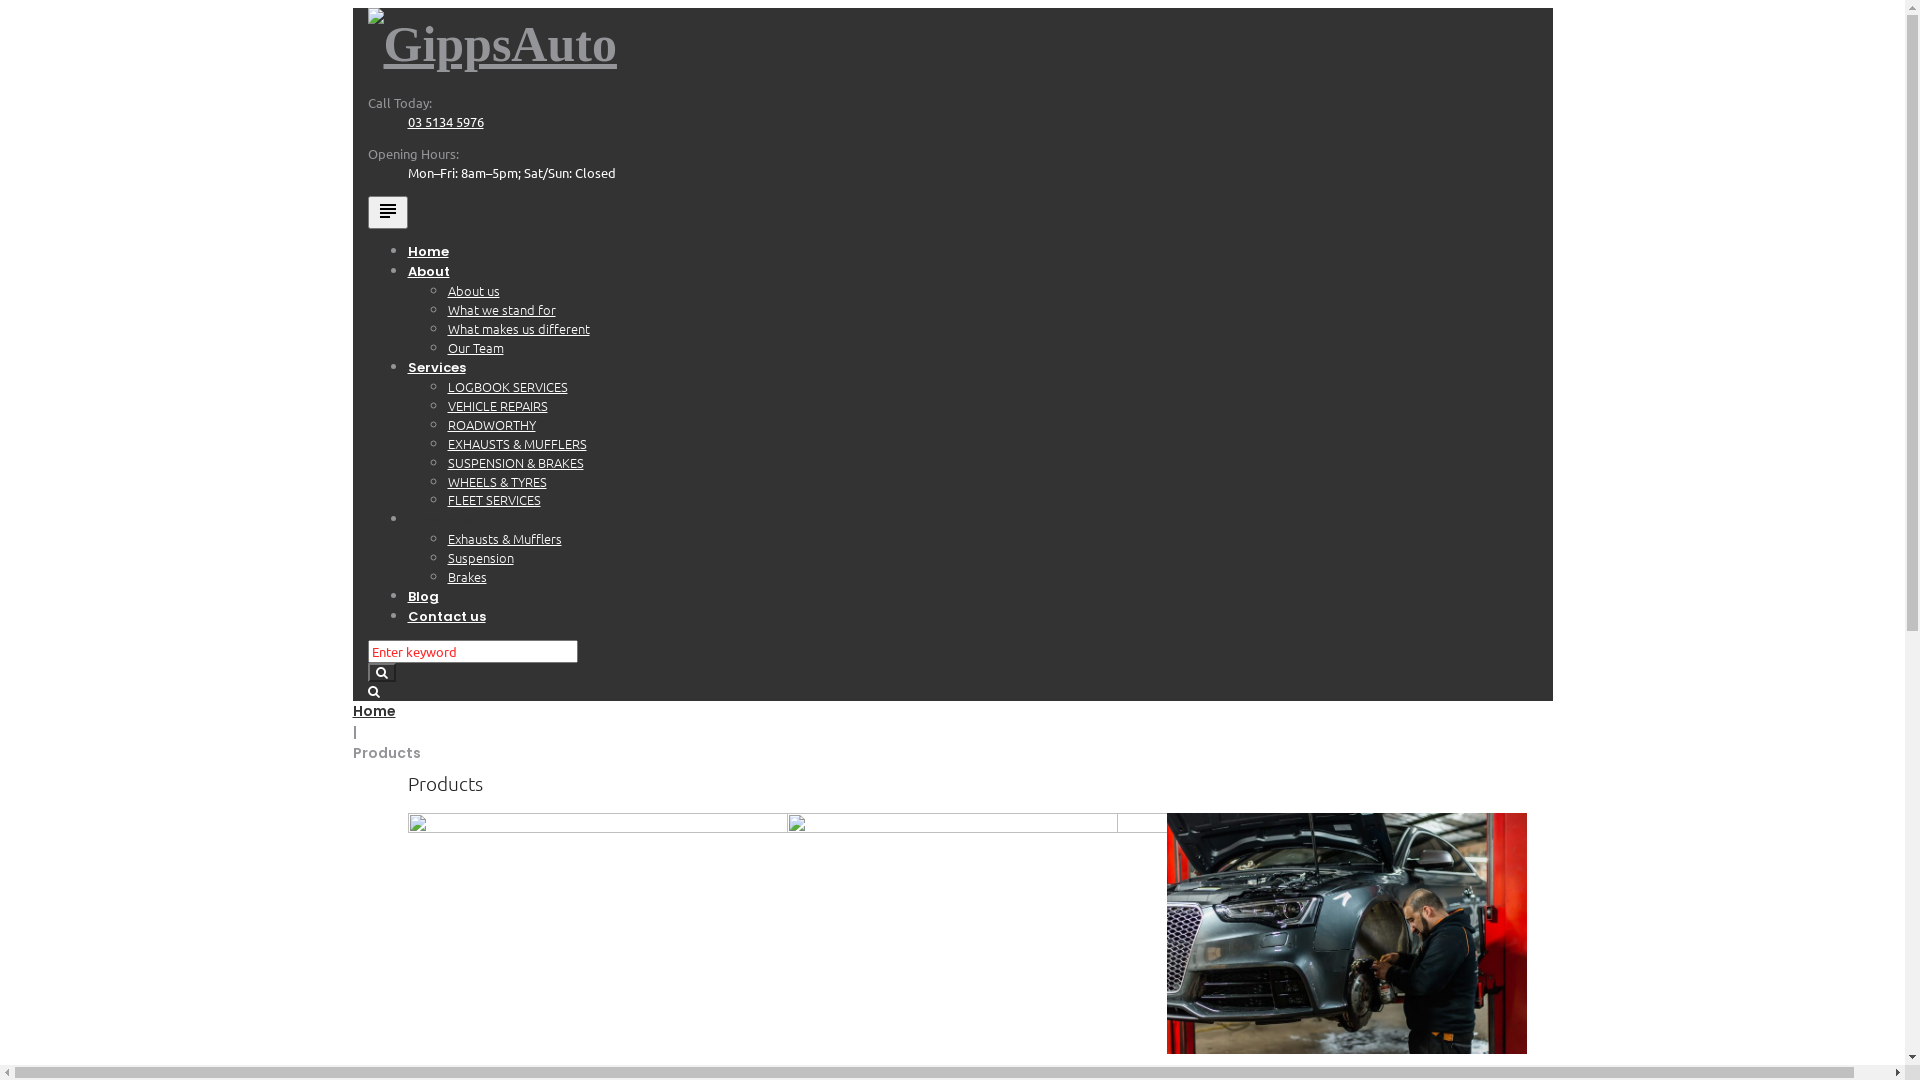 The height and width of the screenshot is (1080, 1920). What do you see at coordinates (446, 290) in the screenshot?
I see `'About us'` at bounding box center [446, 290].